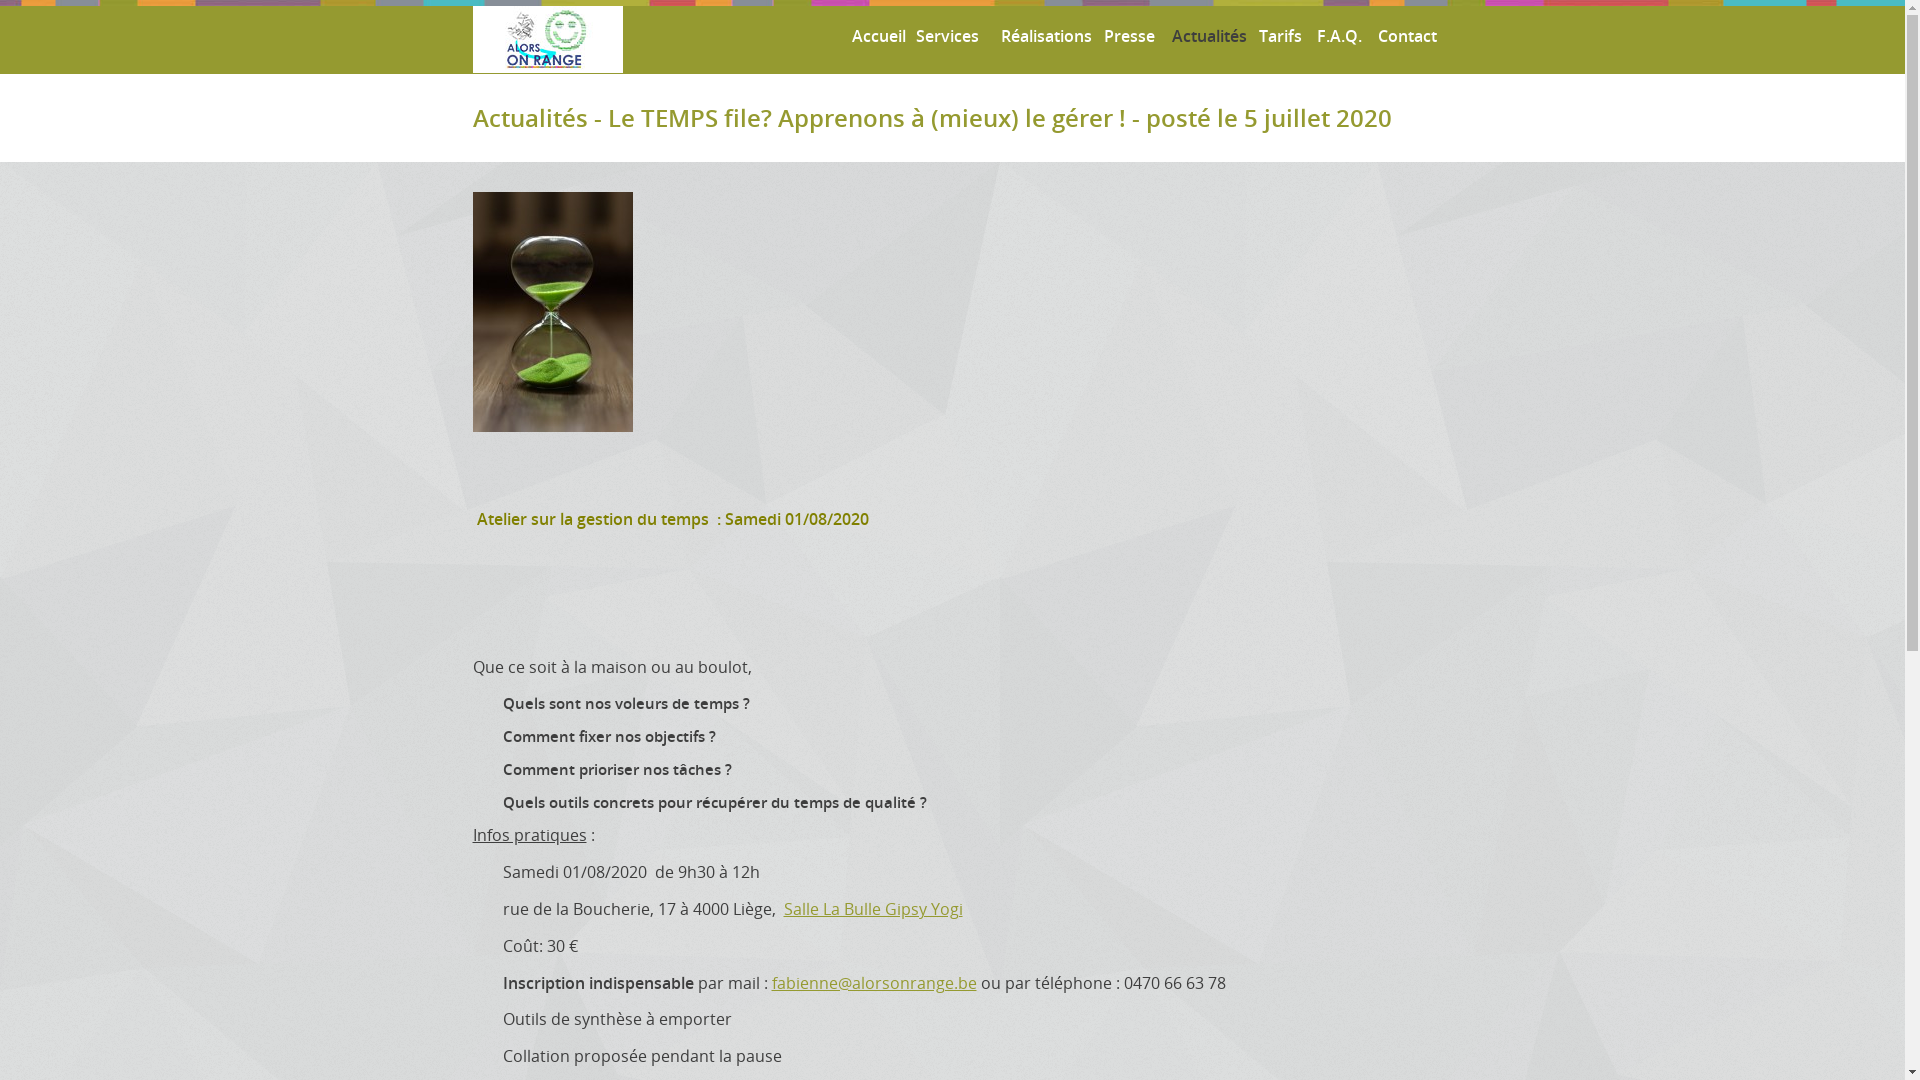 Image resolution: width=1920 pixels, height=1080 pixels. Describe the element at coordinates (873, 35) in the screenshot. I see `'Accueil'` at that location.